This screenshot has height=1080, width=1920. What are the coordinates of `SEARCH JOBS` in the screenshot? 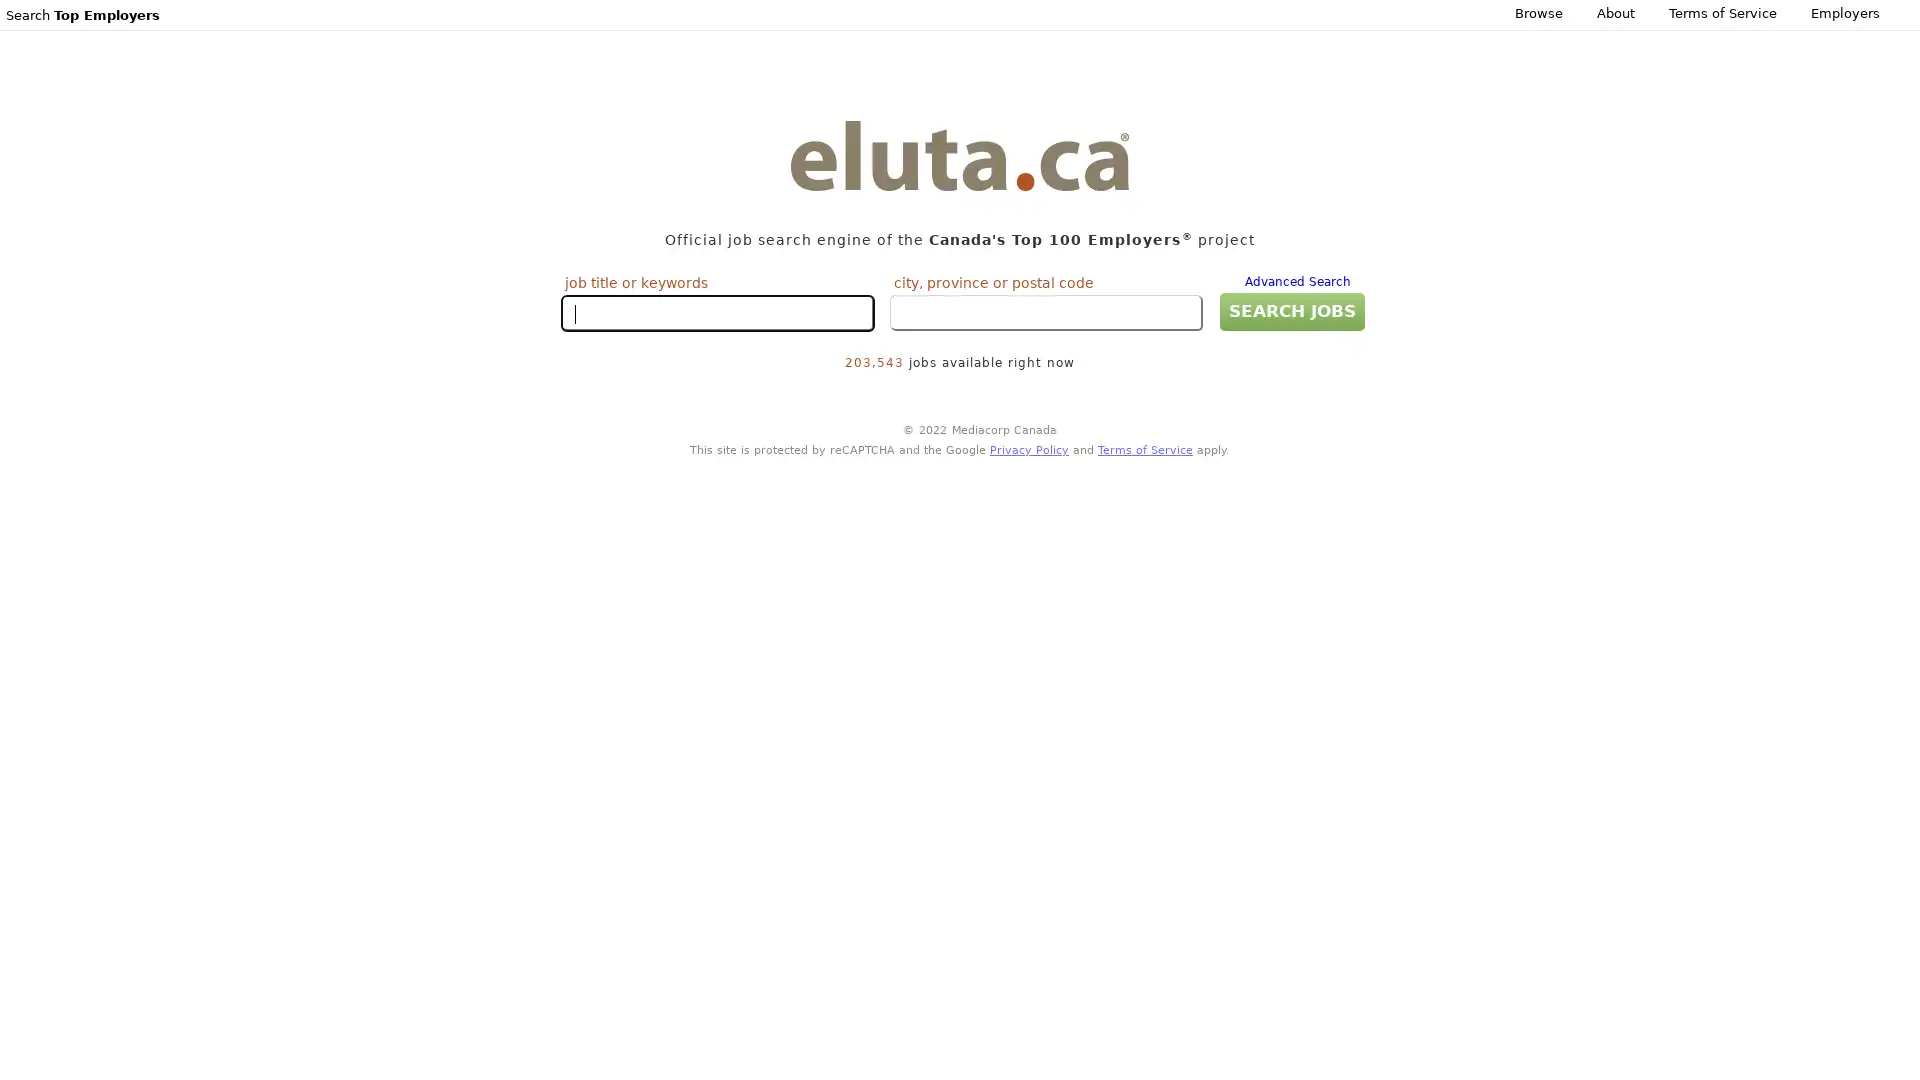 It's located at (1288, 311).